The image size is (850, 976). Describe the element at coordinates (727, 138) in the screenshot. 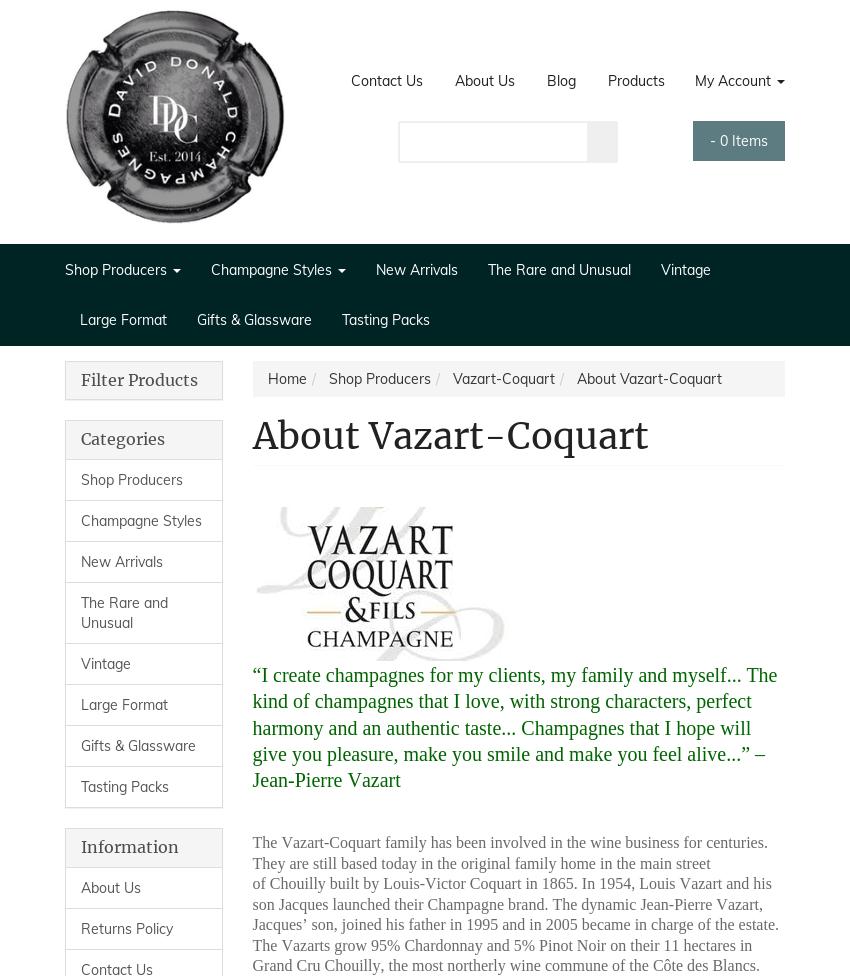

I see `'Items'` at that location.